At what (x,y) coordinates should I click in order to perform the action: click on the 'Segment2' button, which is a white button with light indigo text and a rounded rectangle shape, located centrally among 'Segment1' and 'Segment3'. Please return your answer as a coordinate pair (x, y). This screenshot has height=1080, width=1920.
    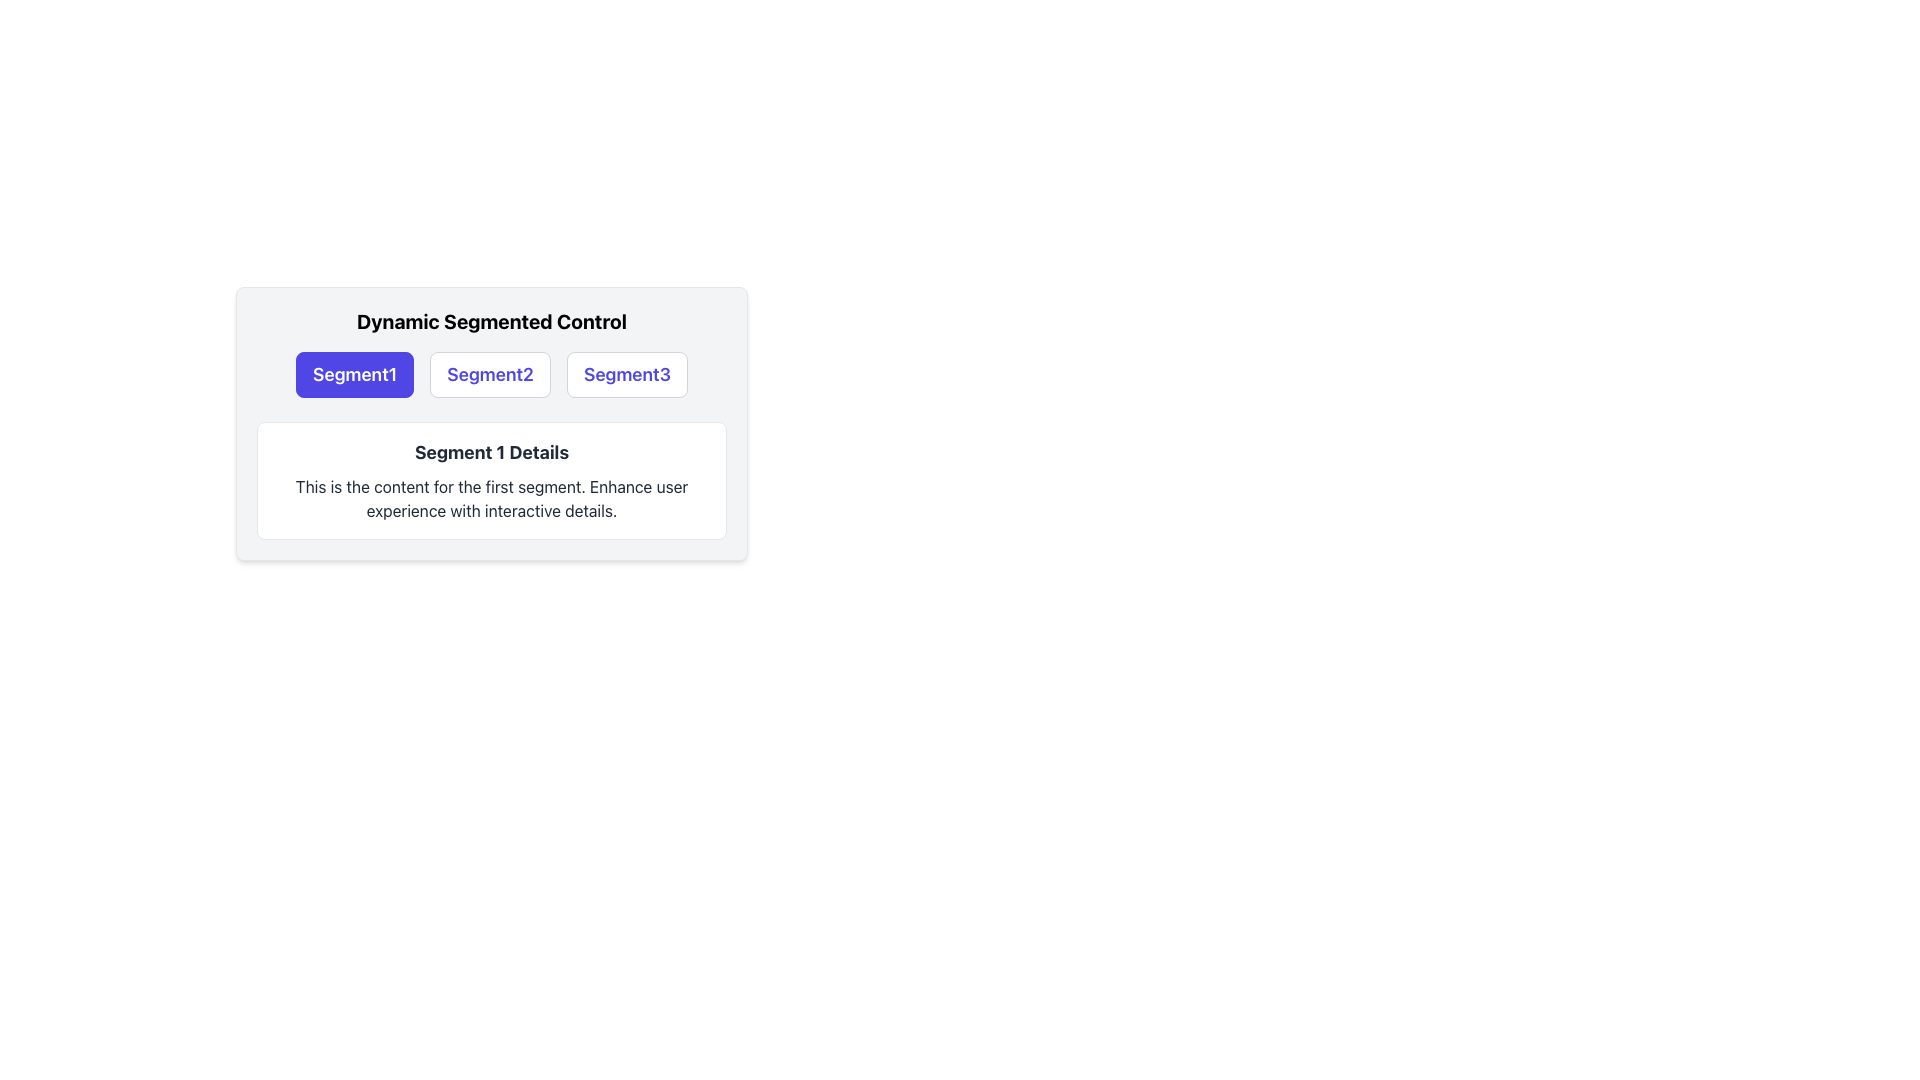
    Looking at the image, I should click on (490, 374).